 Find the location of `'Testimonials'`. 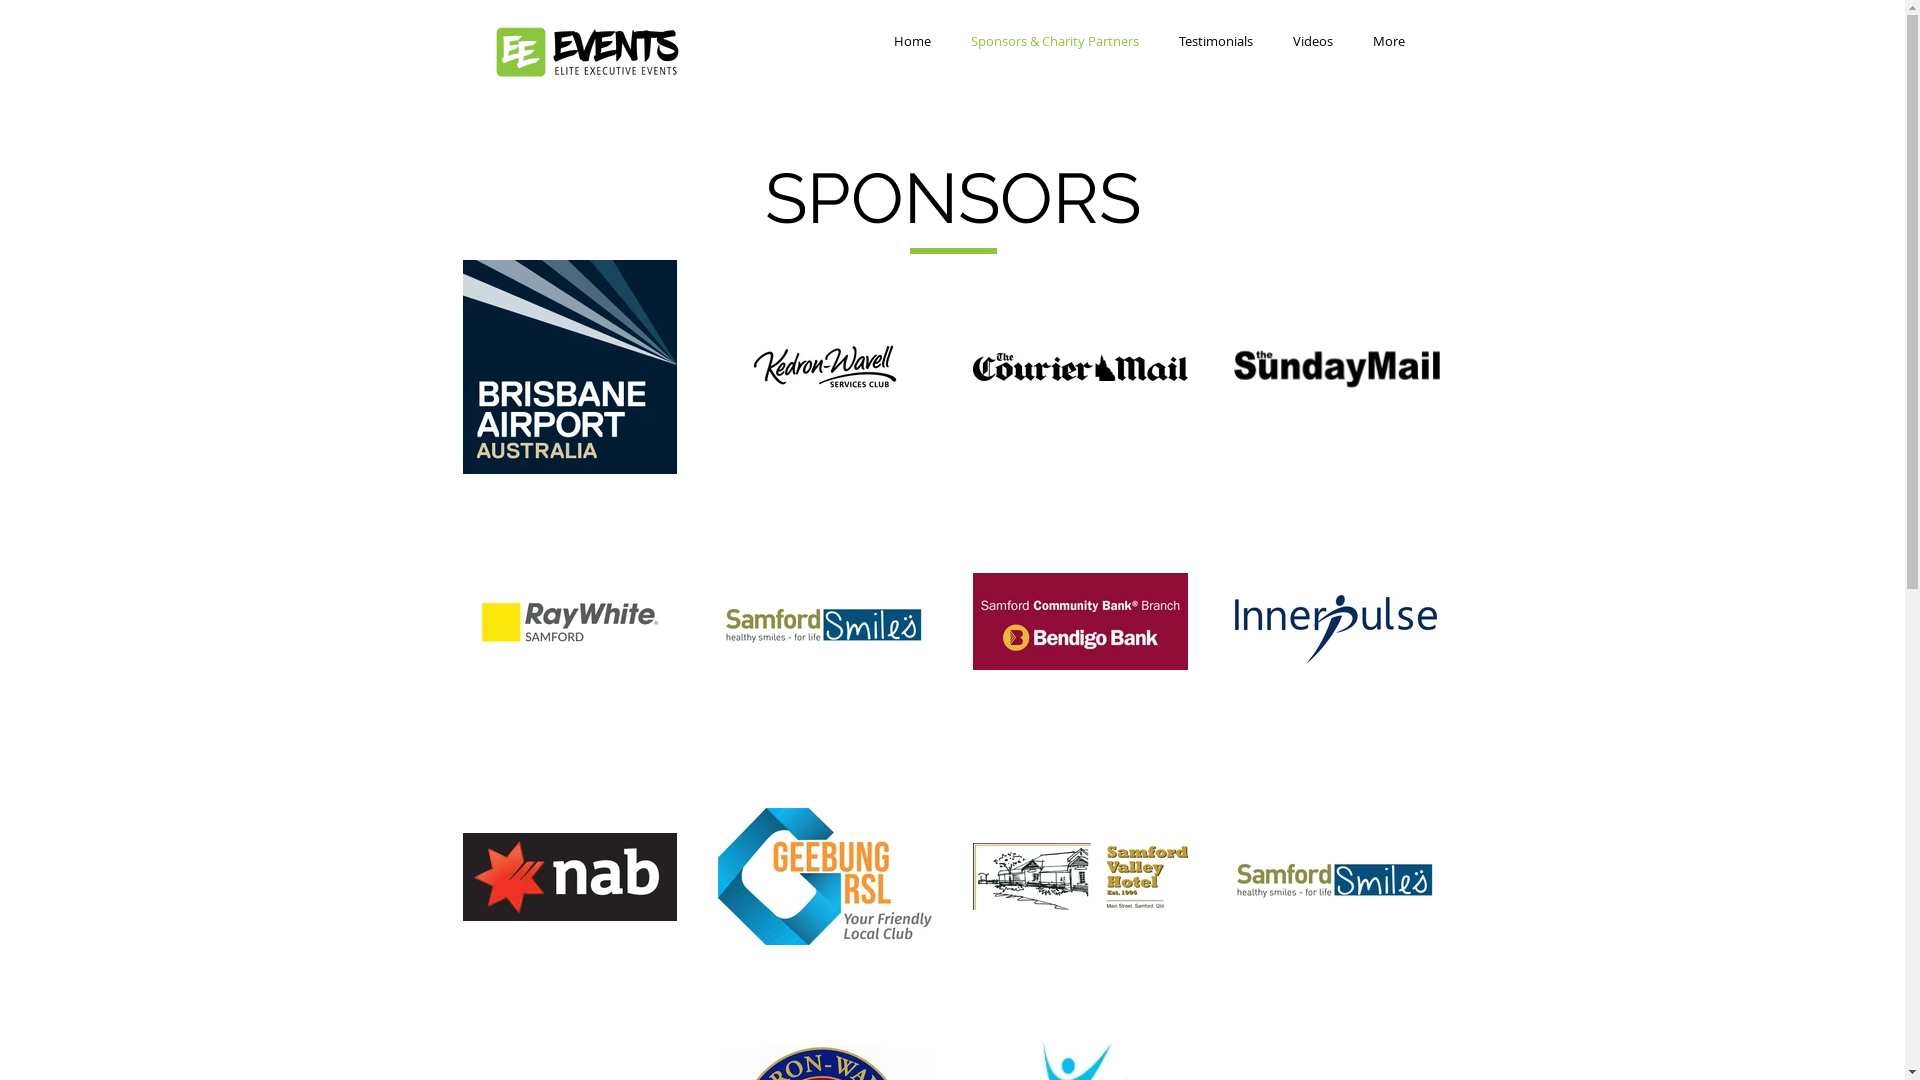

'Testimonials' is located at coordinates (1213, 41).